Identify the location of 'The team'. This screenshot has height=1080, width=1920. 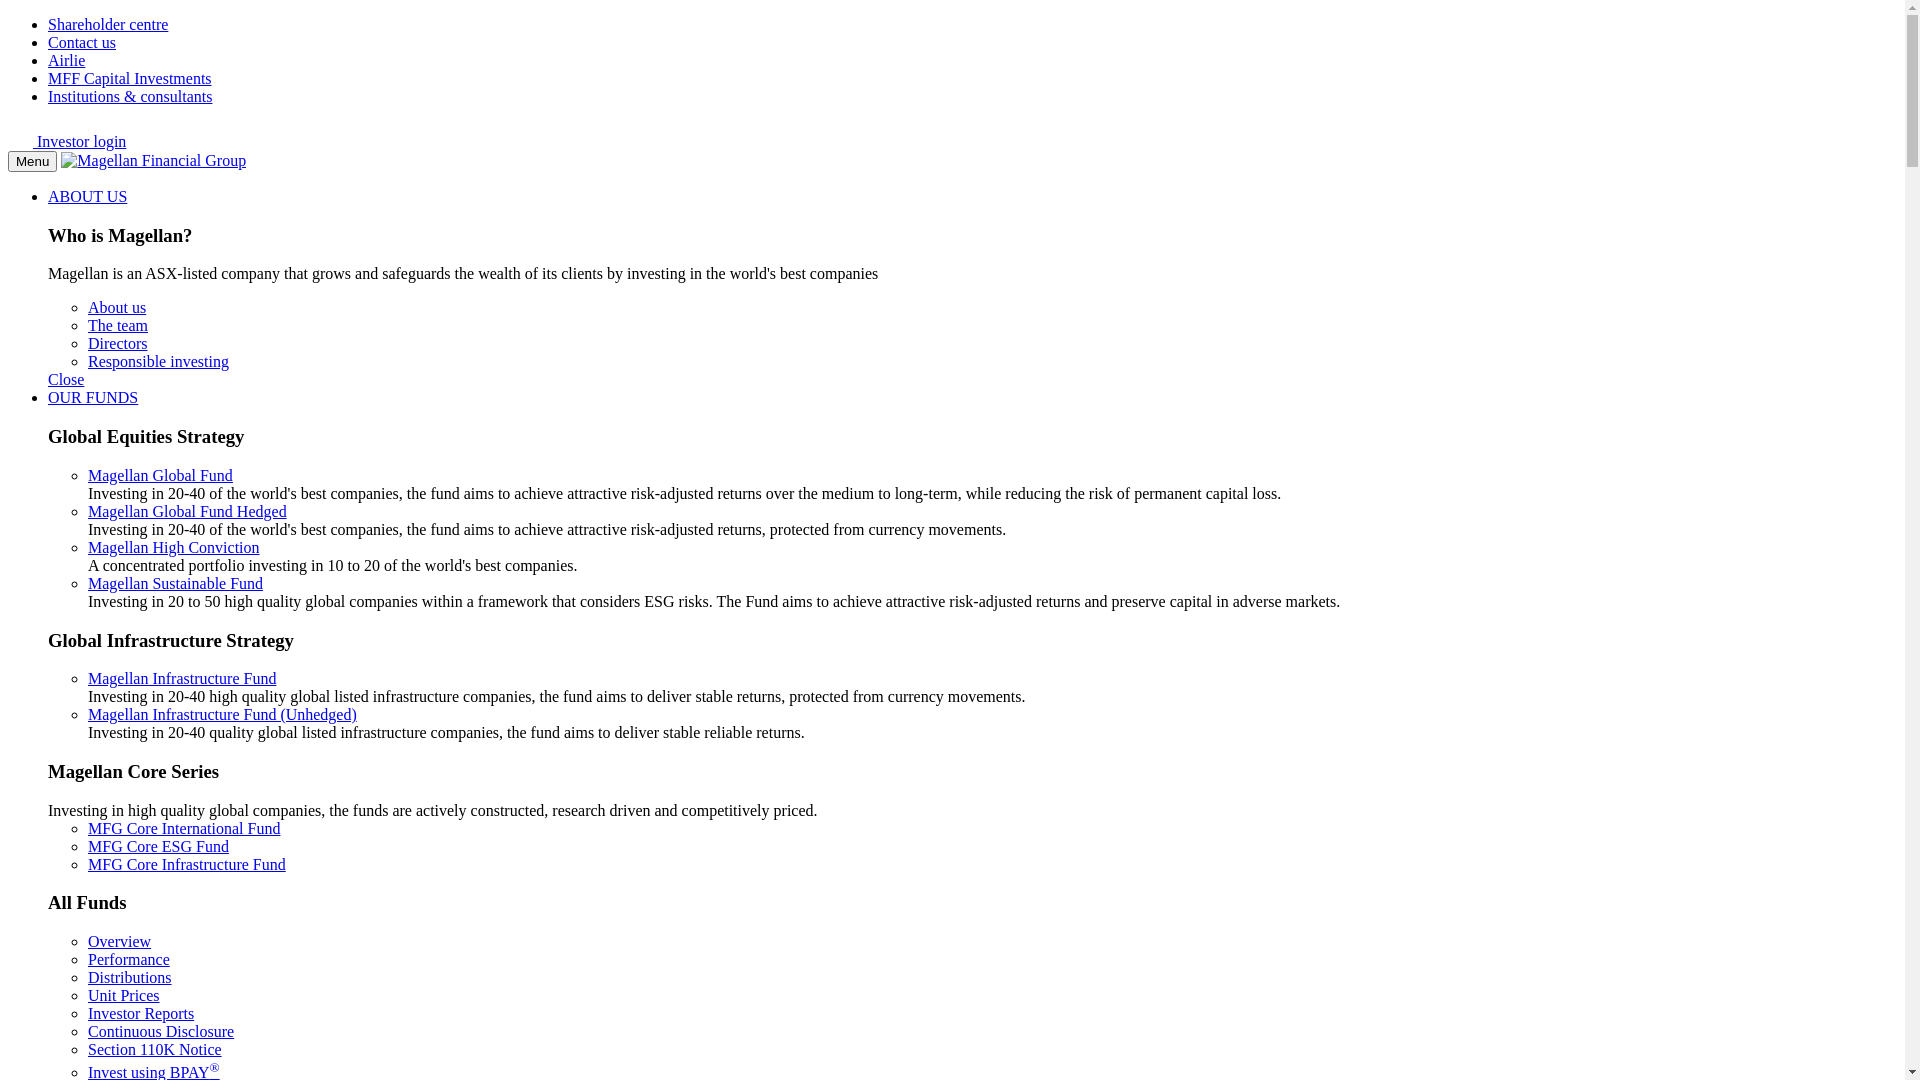
(86, 324).